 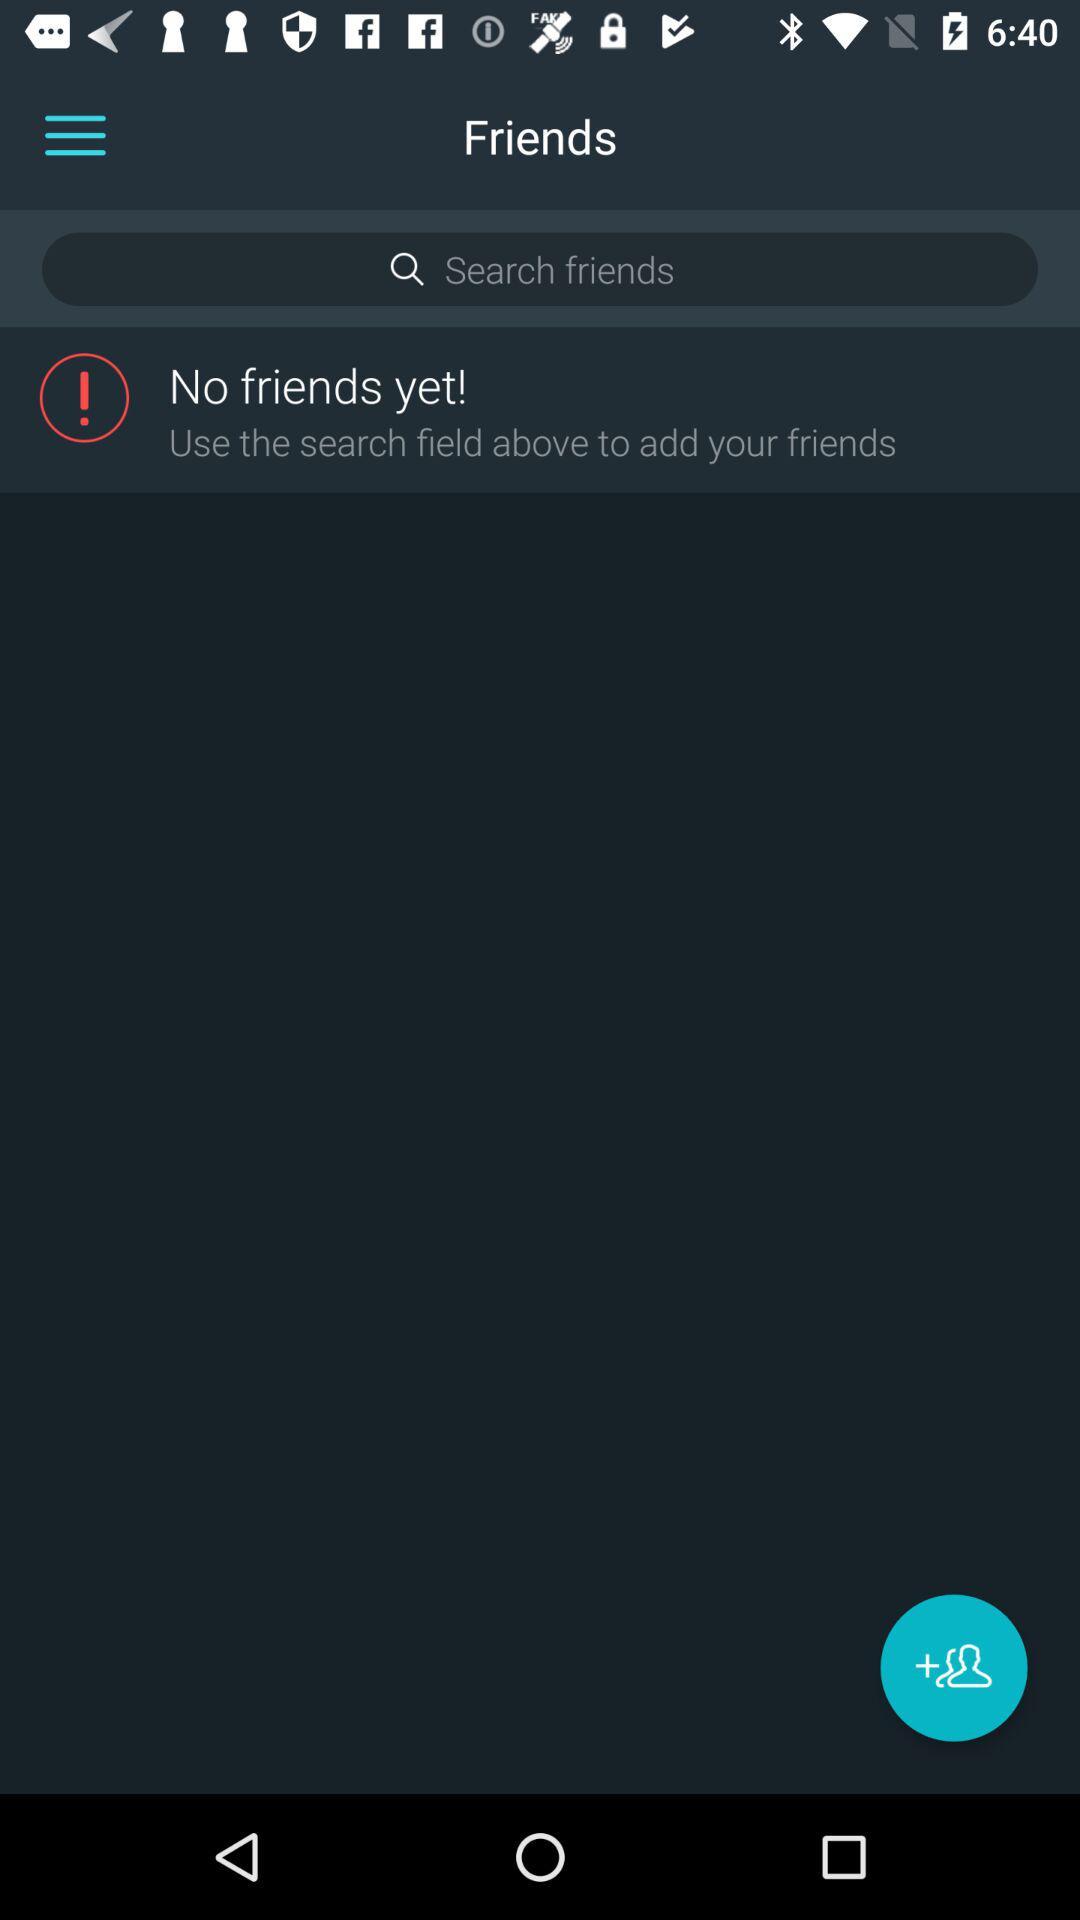 I want to click on the menu icon, so click(x=74, y=135).